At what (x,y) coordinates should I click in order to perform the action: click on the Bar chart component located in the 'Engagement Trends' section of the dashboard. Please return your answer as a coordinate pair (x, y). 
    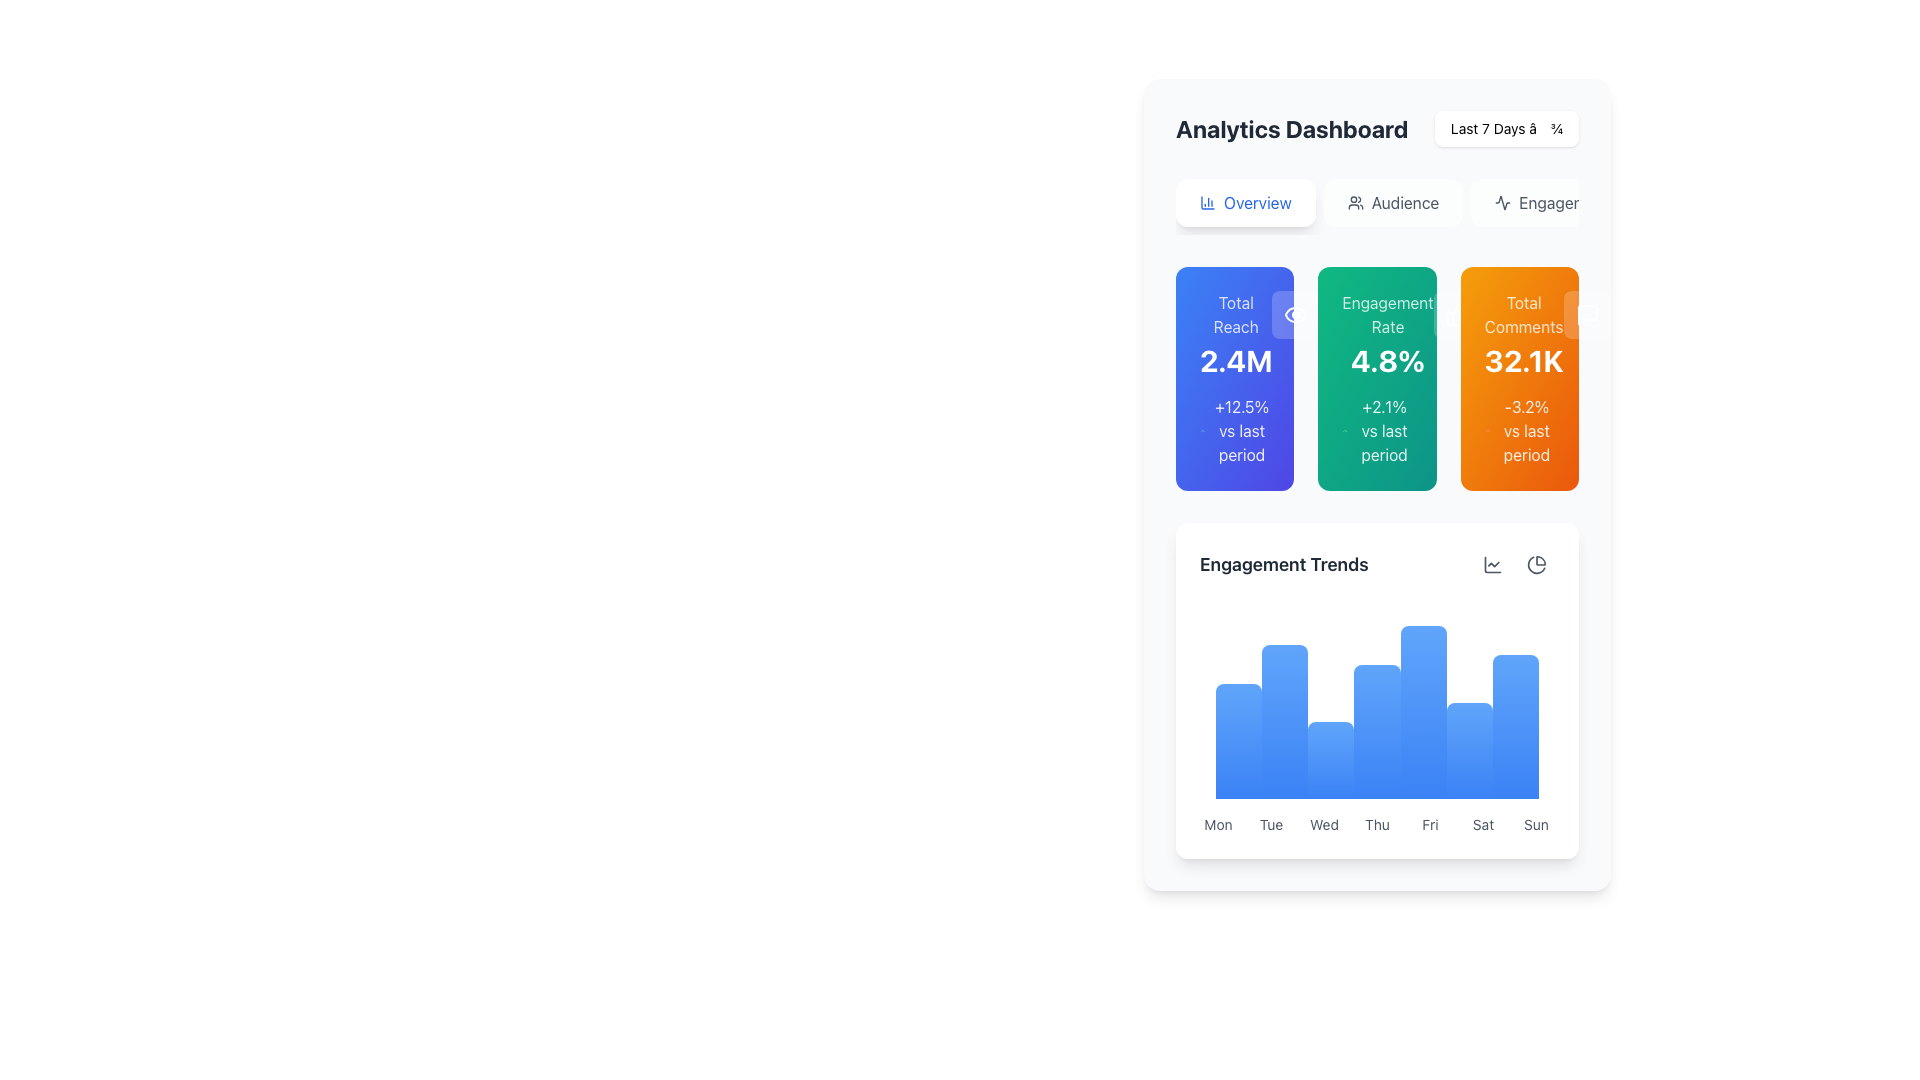
    Looking at the image, I should click on (1376, 701).